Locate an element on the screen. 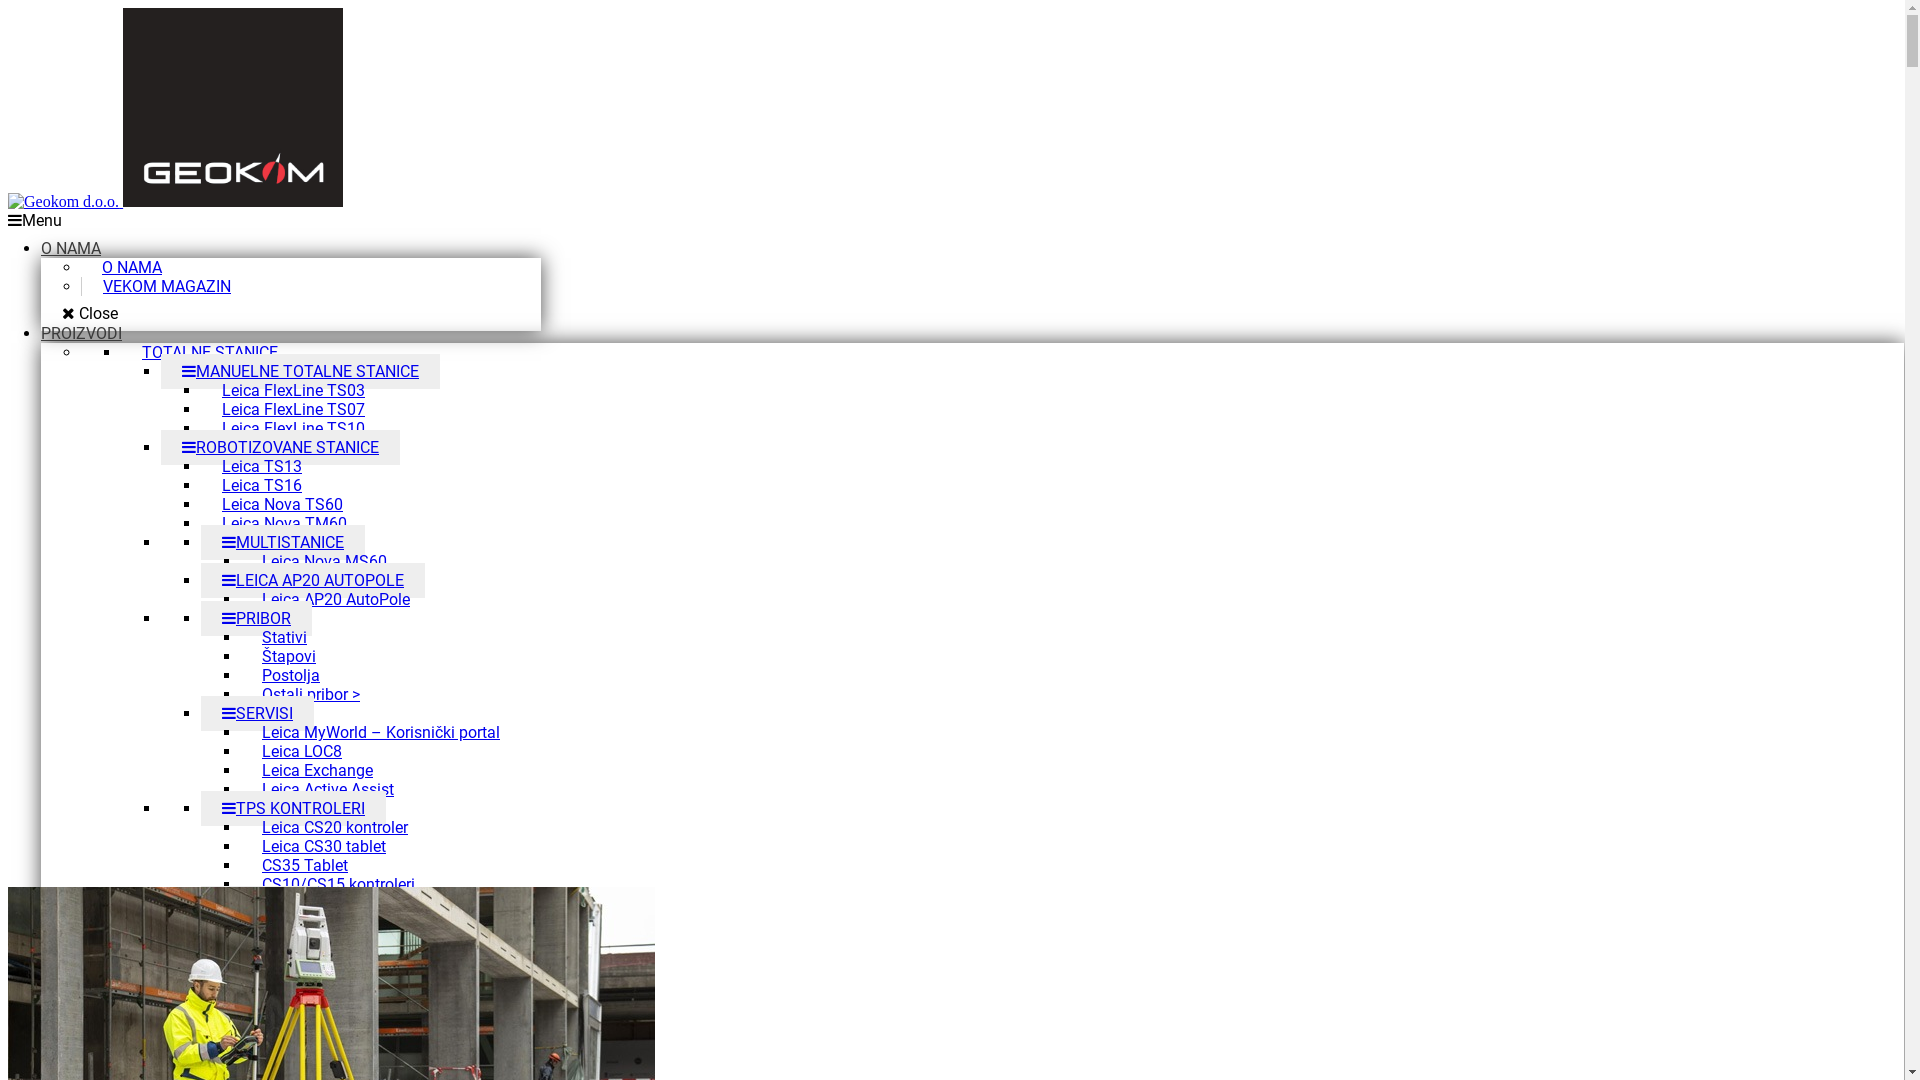  'TPS KONTROLERI' is located at coordinates (292, 807).